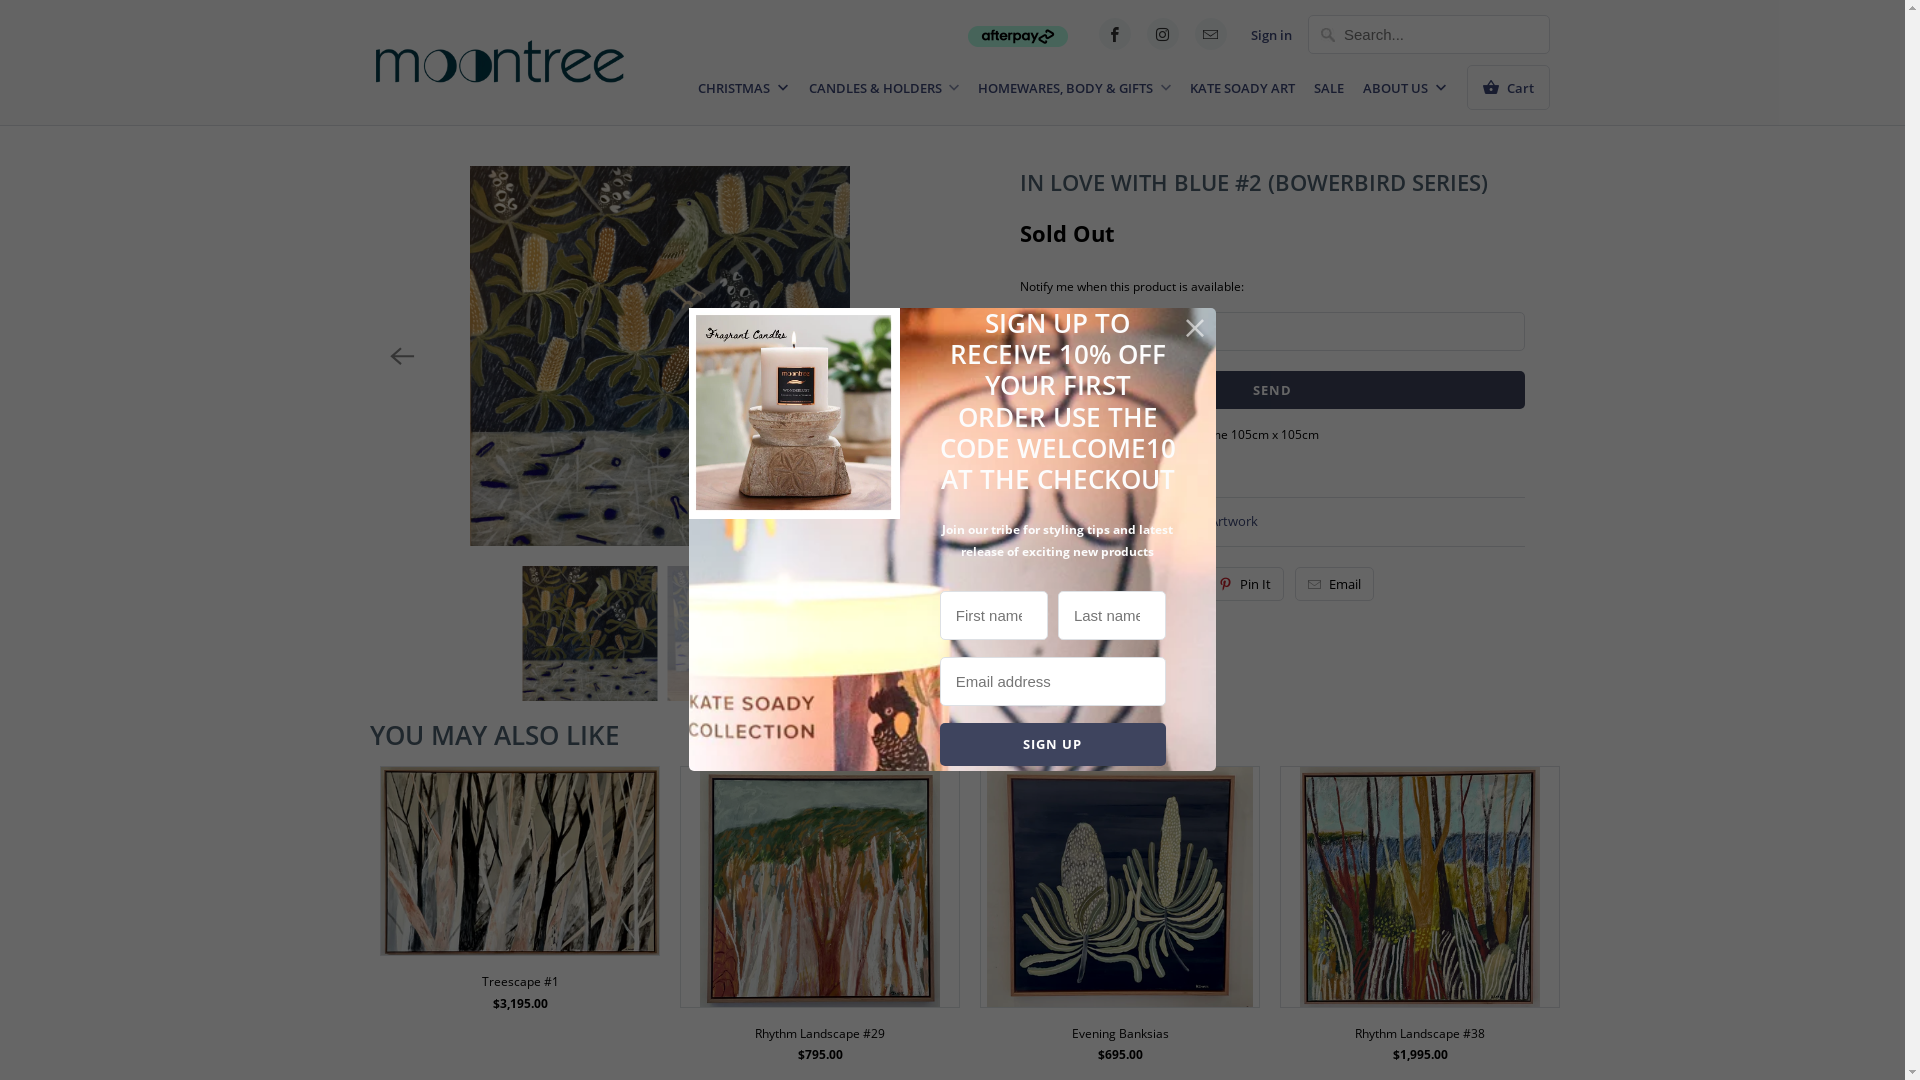 The height and width of the screenshot is (1080, 1920). I want to click on 'Cart', so click(1508, 86).